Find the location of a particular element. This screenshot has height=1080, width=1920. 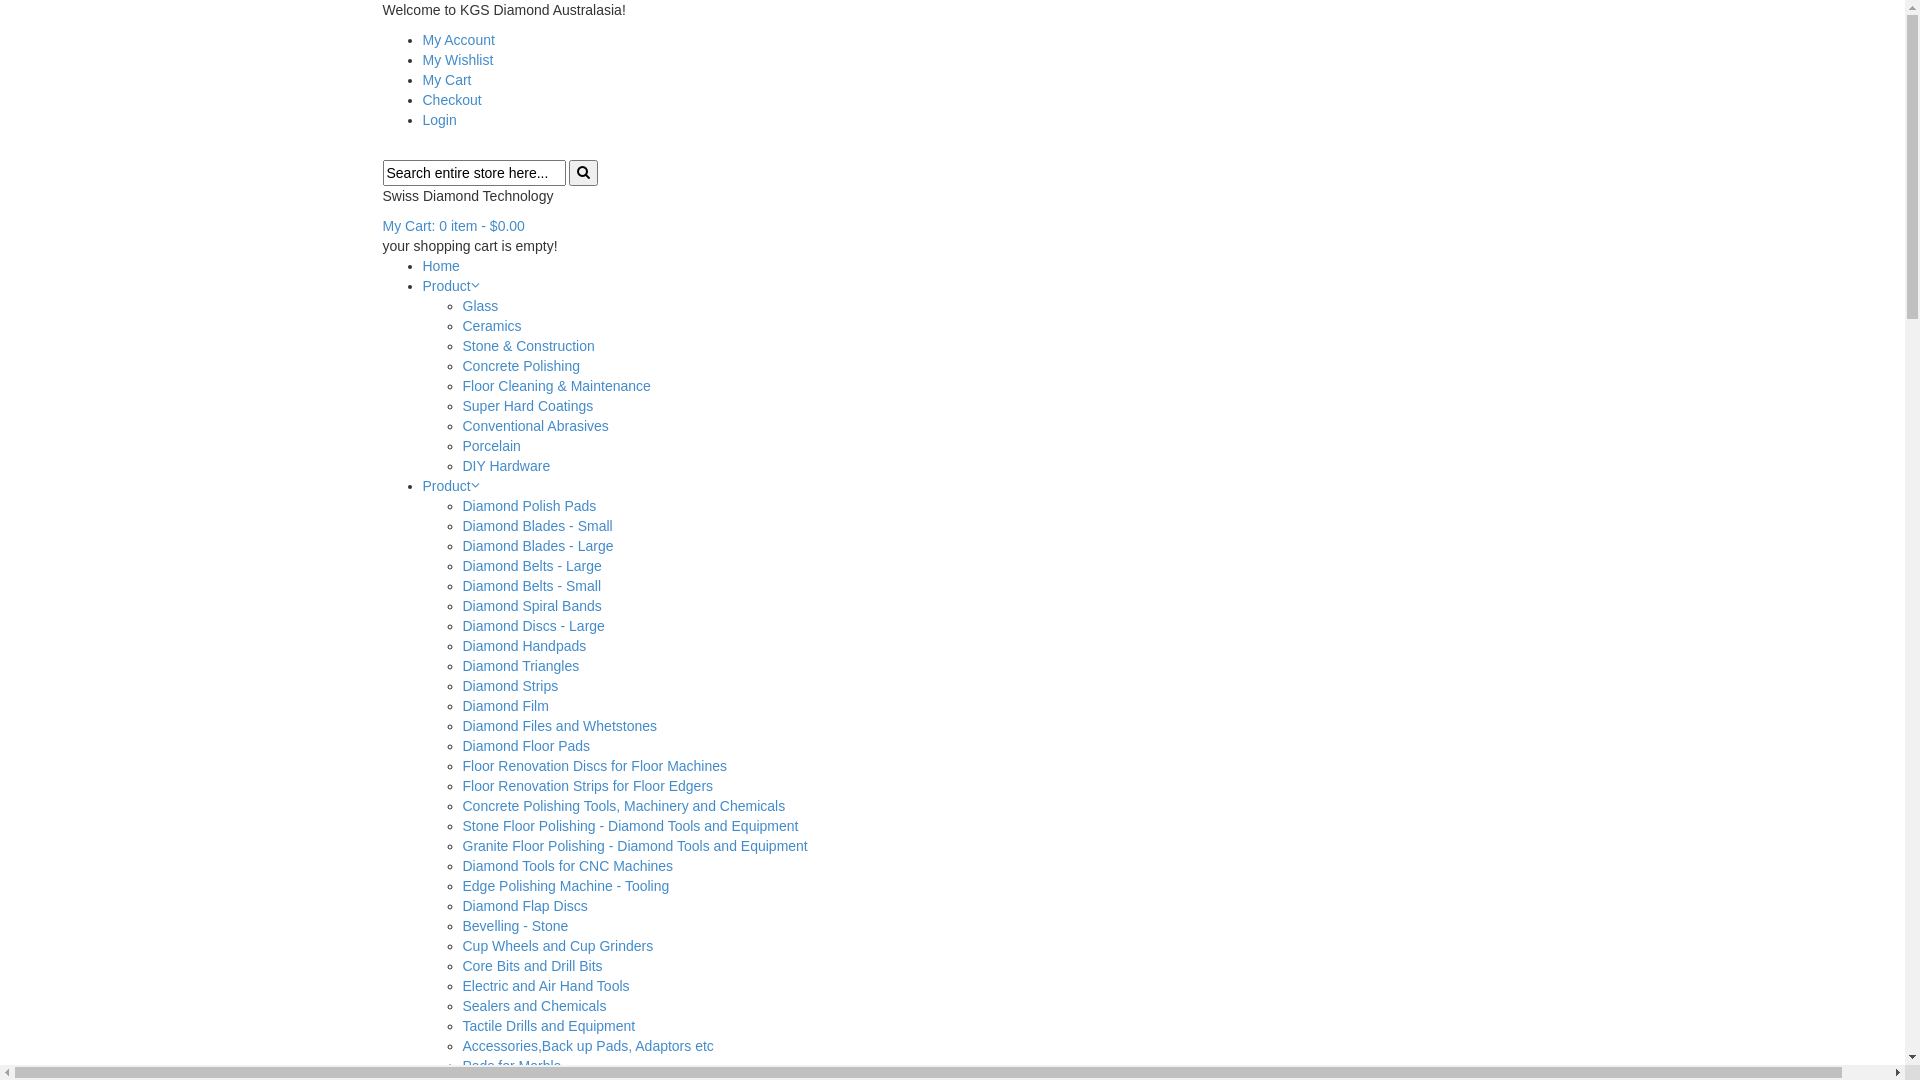

'Search' is located at coordinates (582, 172).